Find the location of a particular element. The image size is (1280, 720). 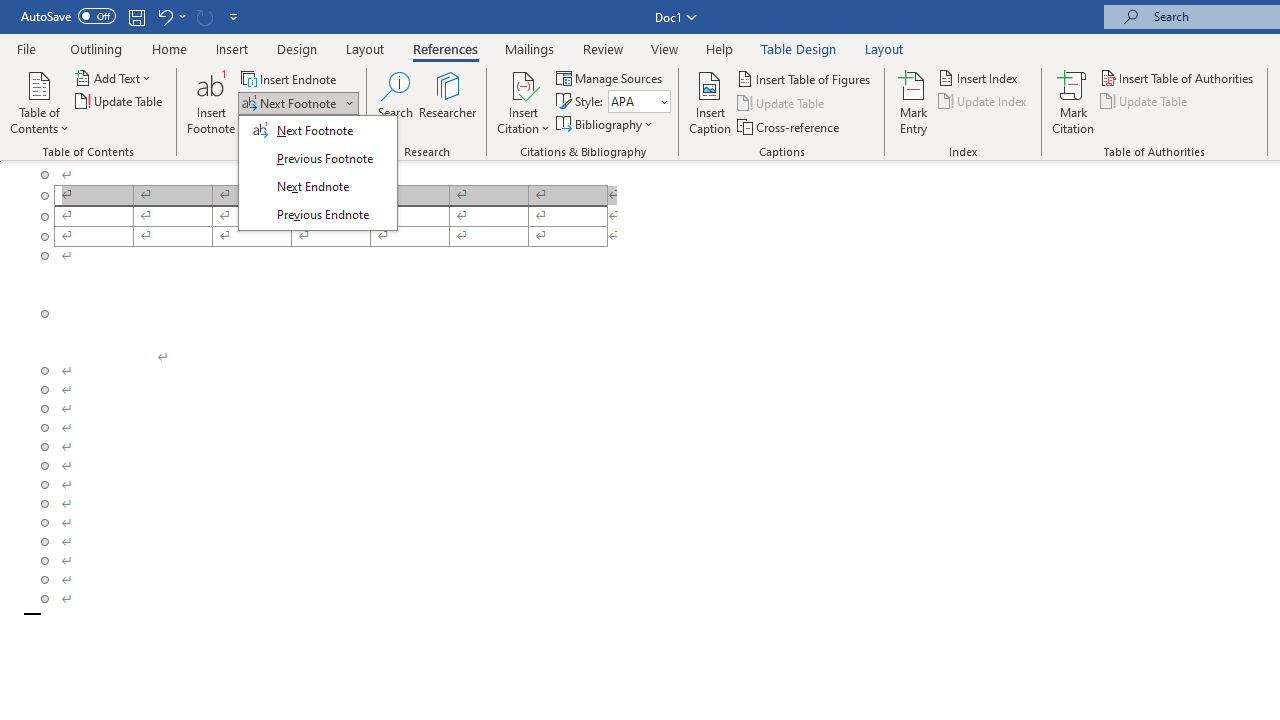

'Insert Endnote' is located at coordinates (289, 78).